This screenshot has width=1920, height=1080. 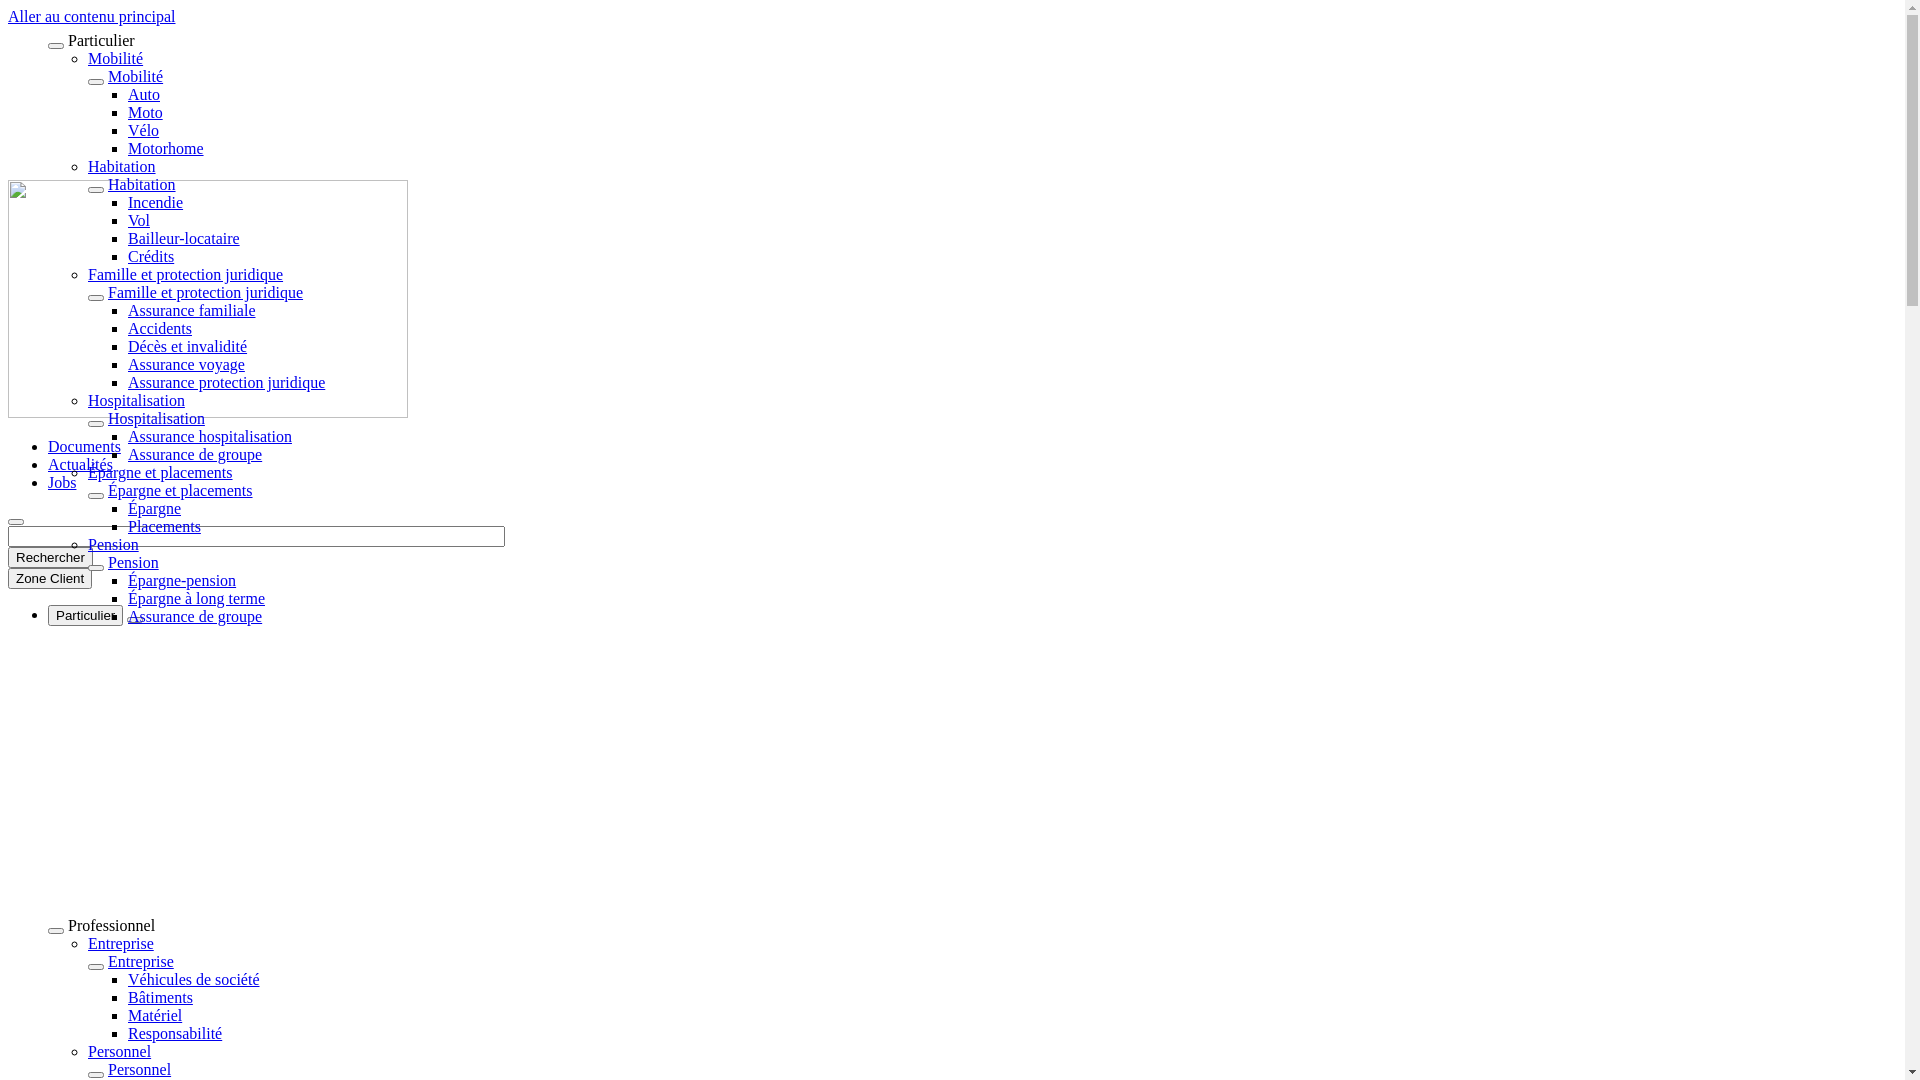 What do you see at coordinates (164, 525) in the screenshot?
I see `'Placements'` at bounding box center [164, 525].